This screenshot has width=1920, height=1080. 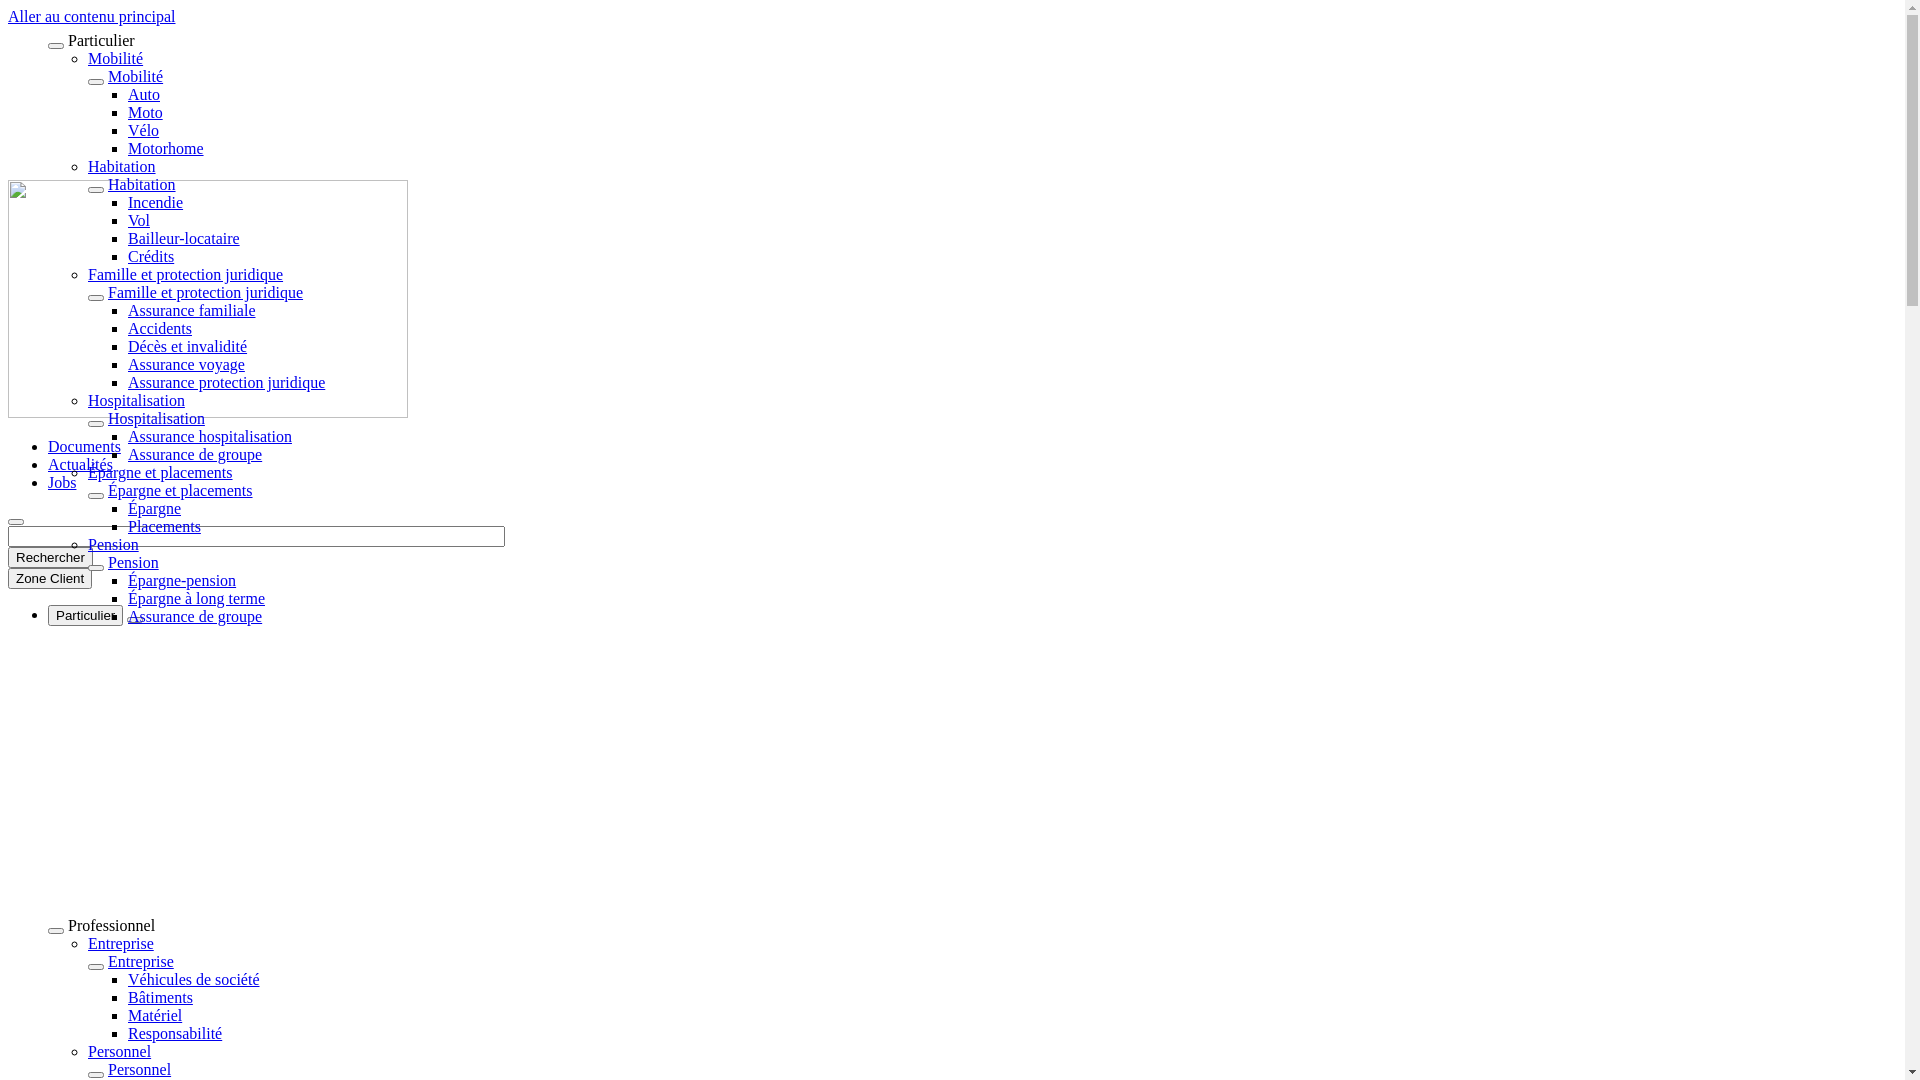 What do you see at coordinates (164, 525) in the screenshot?
I see `'Placements'` at bounding box center [164, 525].